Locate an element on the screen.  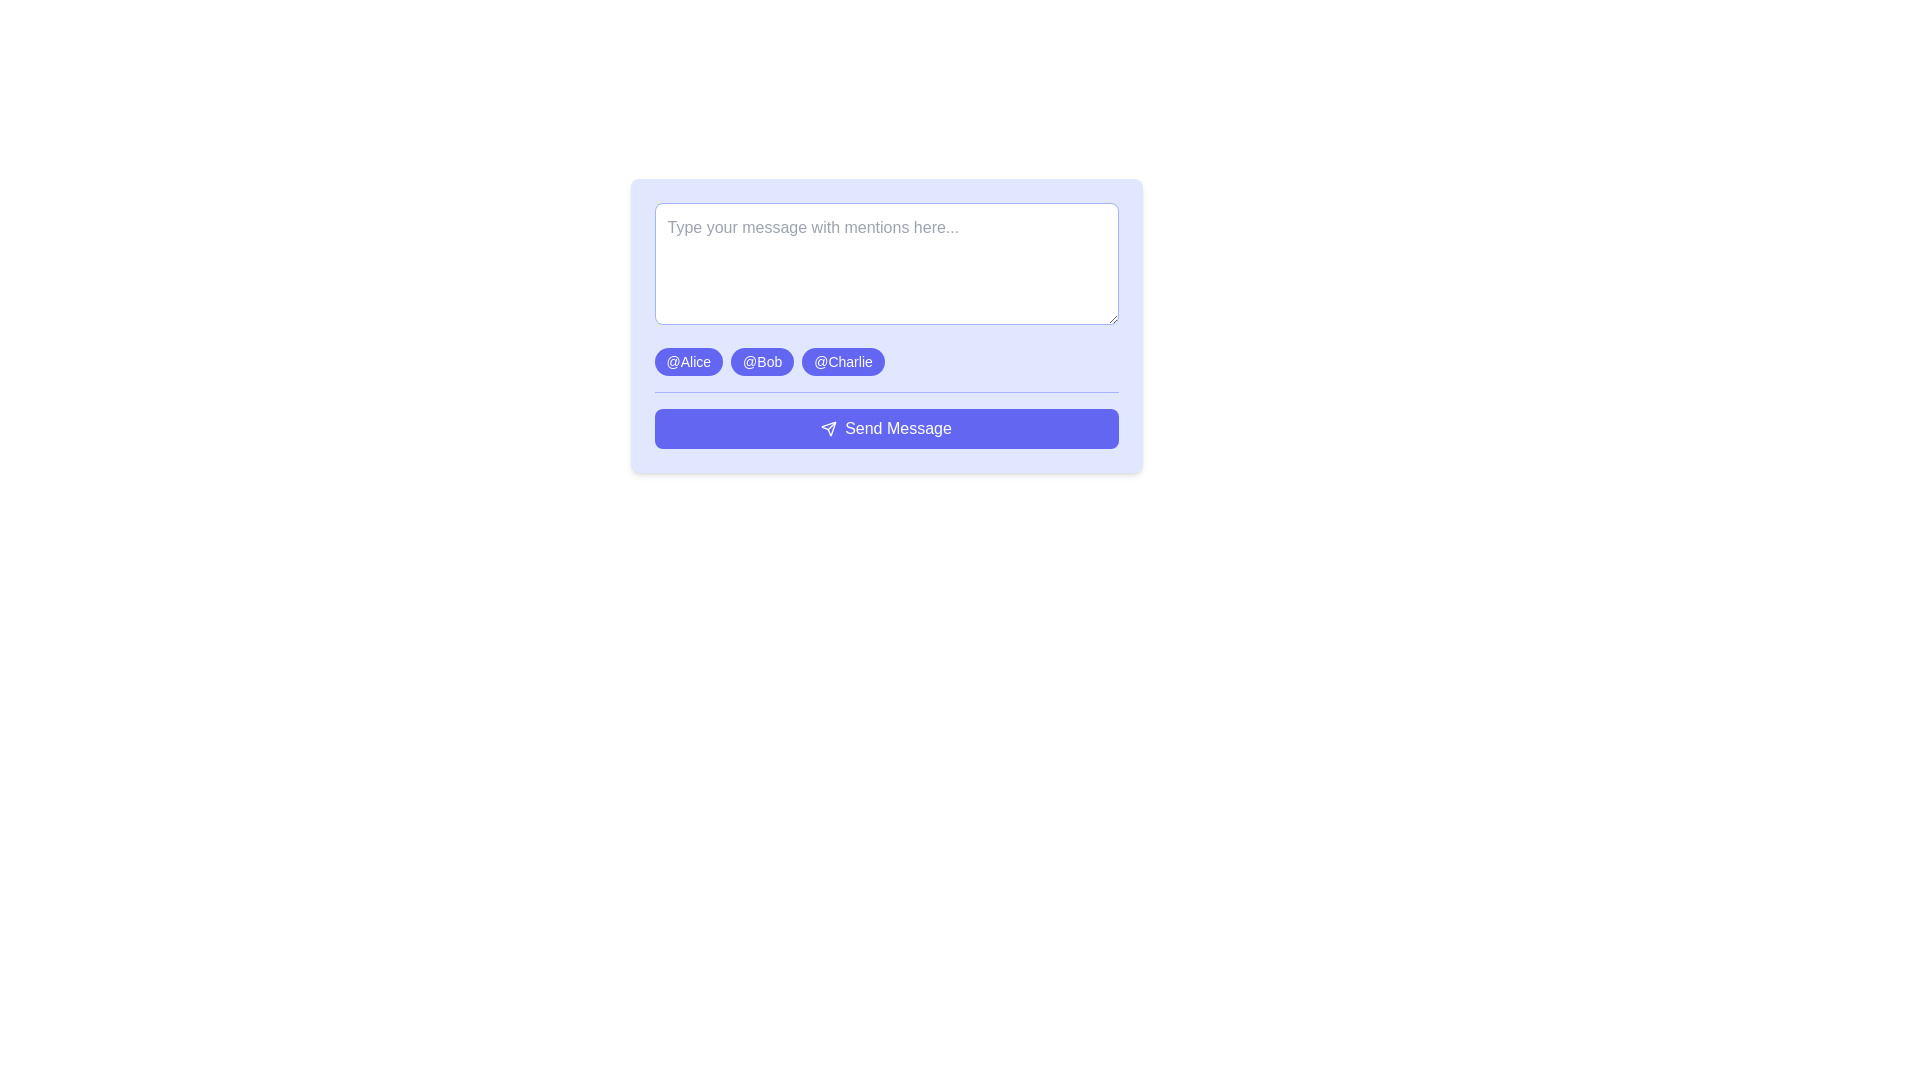
the Mention tag group consisting of the rounded blue buttons '@Alice', '@Bob', and '@Charlie' is located at coordinates (885, 362).